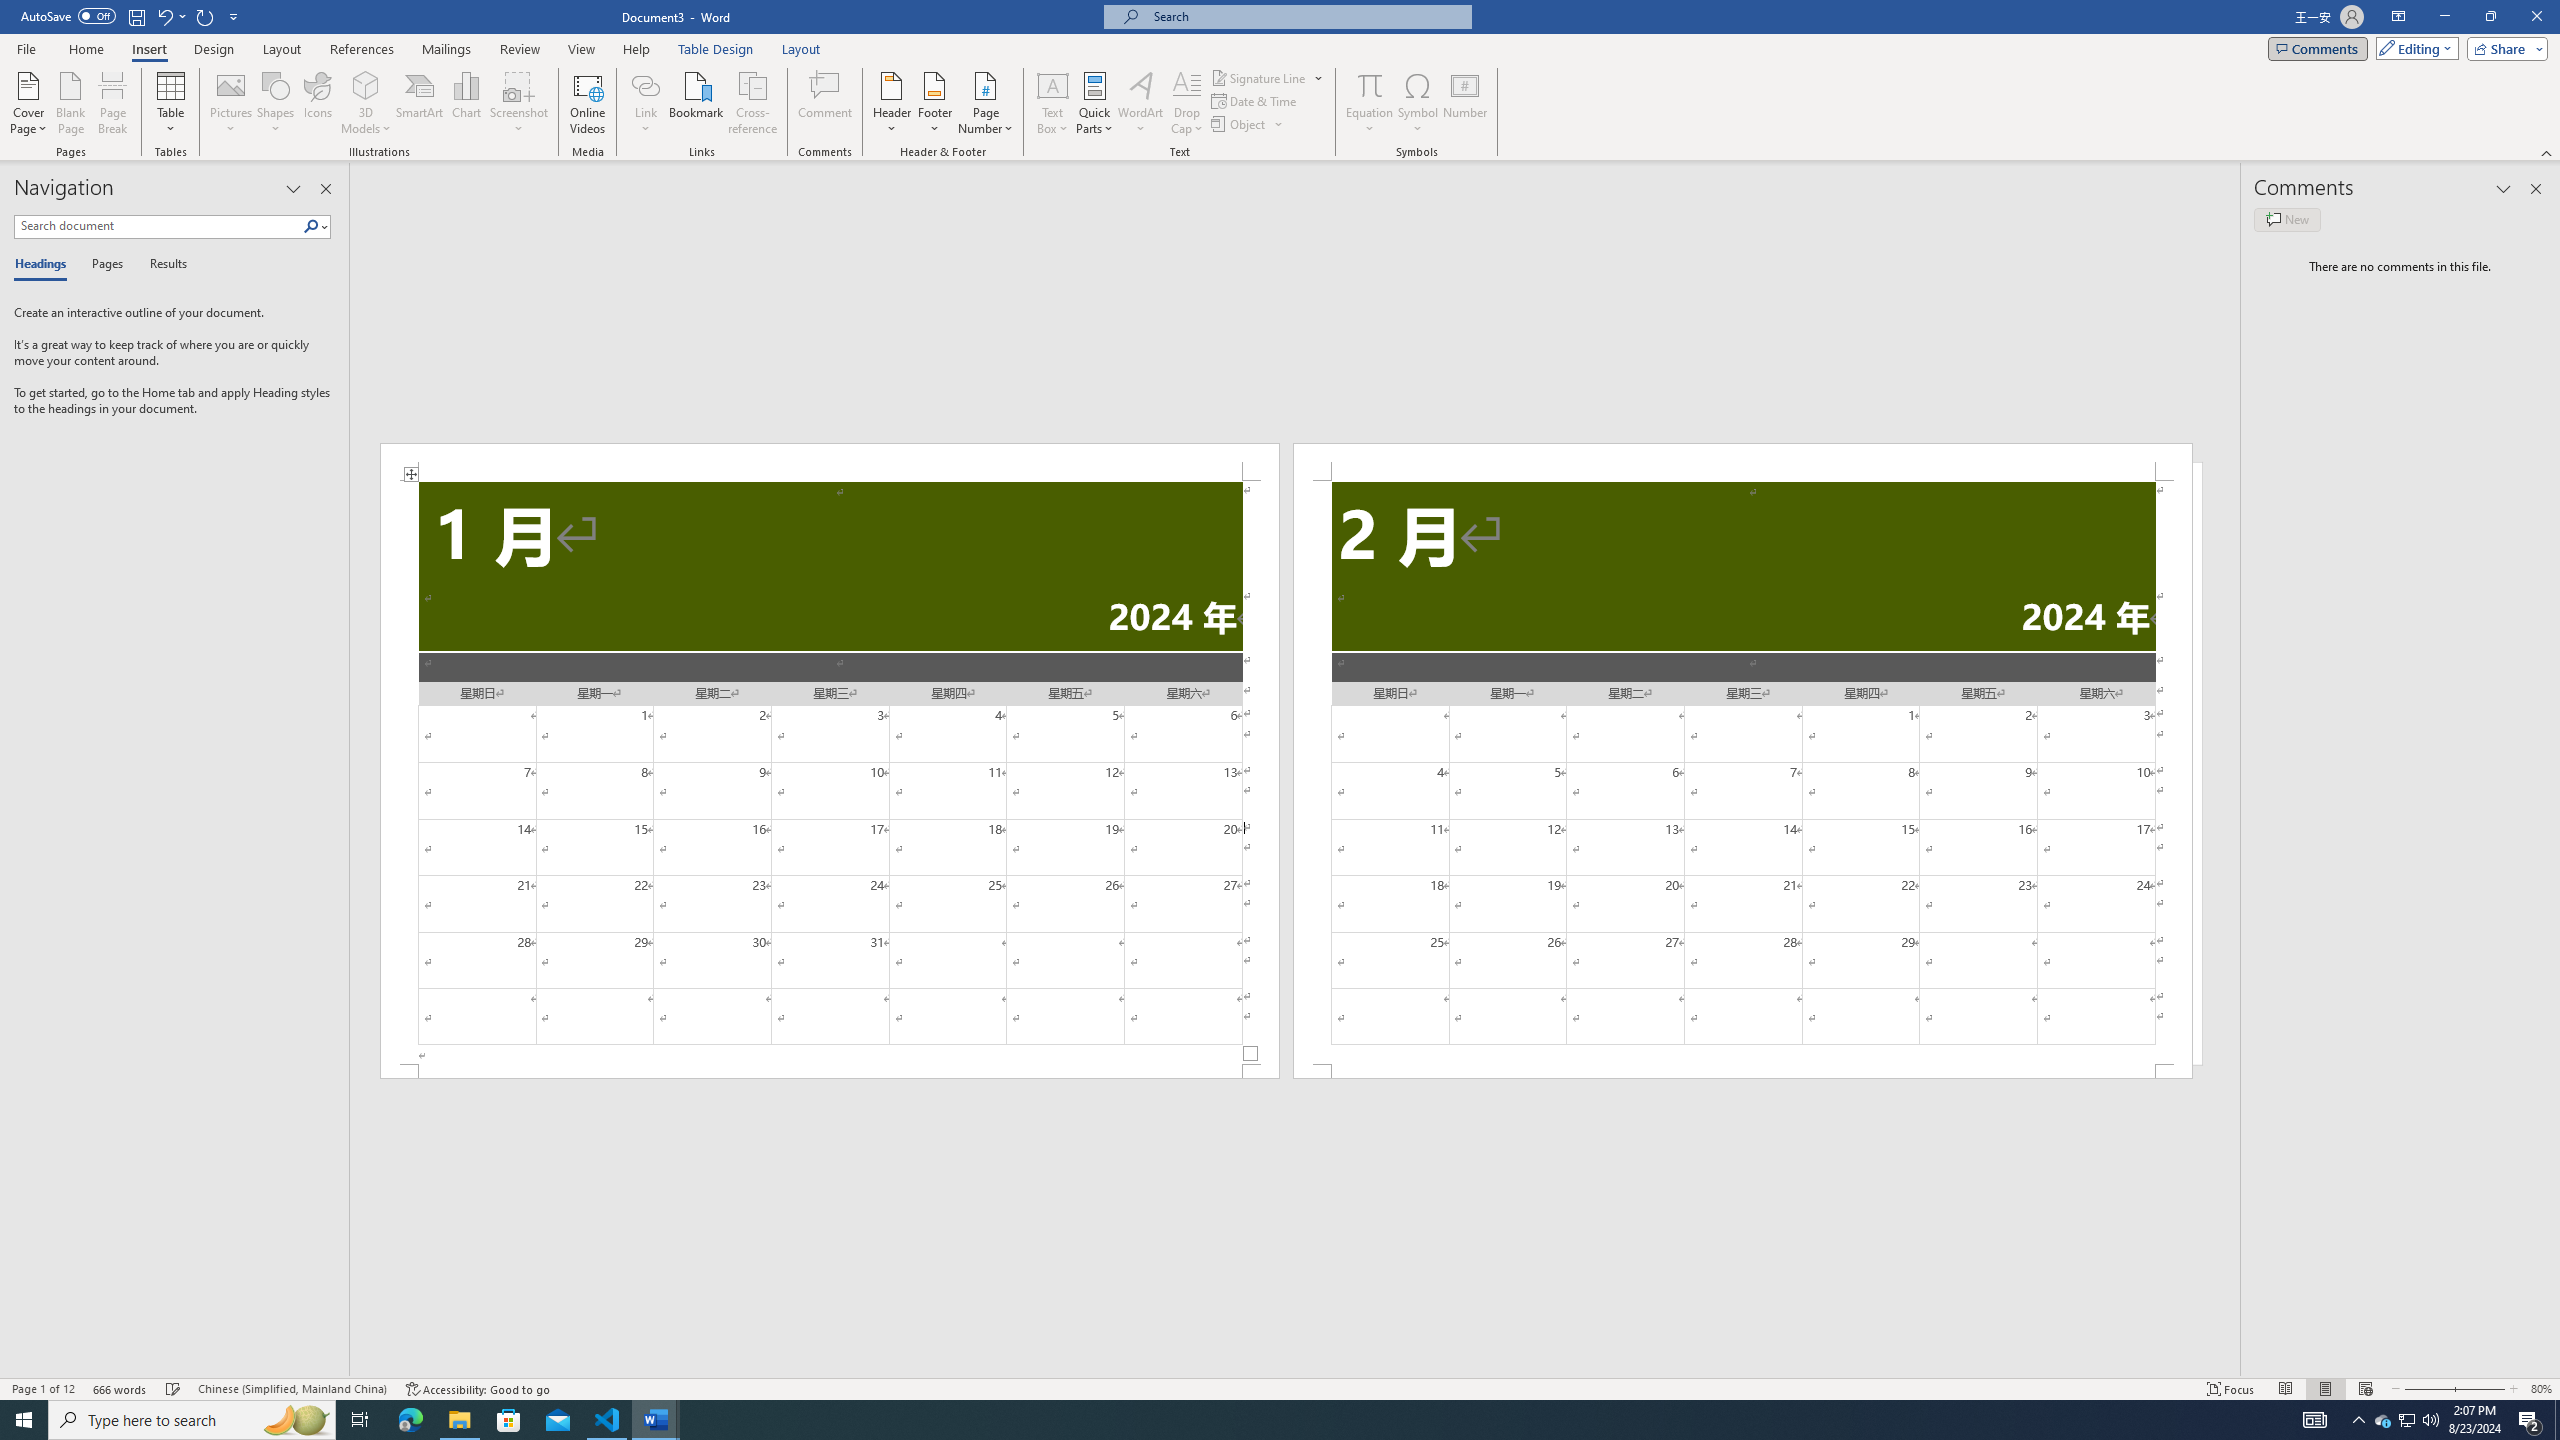  I want to click on 'Comment', so click(824, 103).